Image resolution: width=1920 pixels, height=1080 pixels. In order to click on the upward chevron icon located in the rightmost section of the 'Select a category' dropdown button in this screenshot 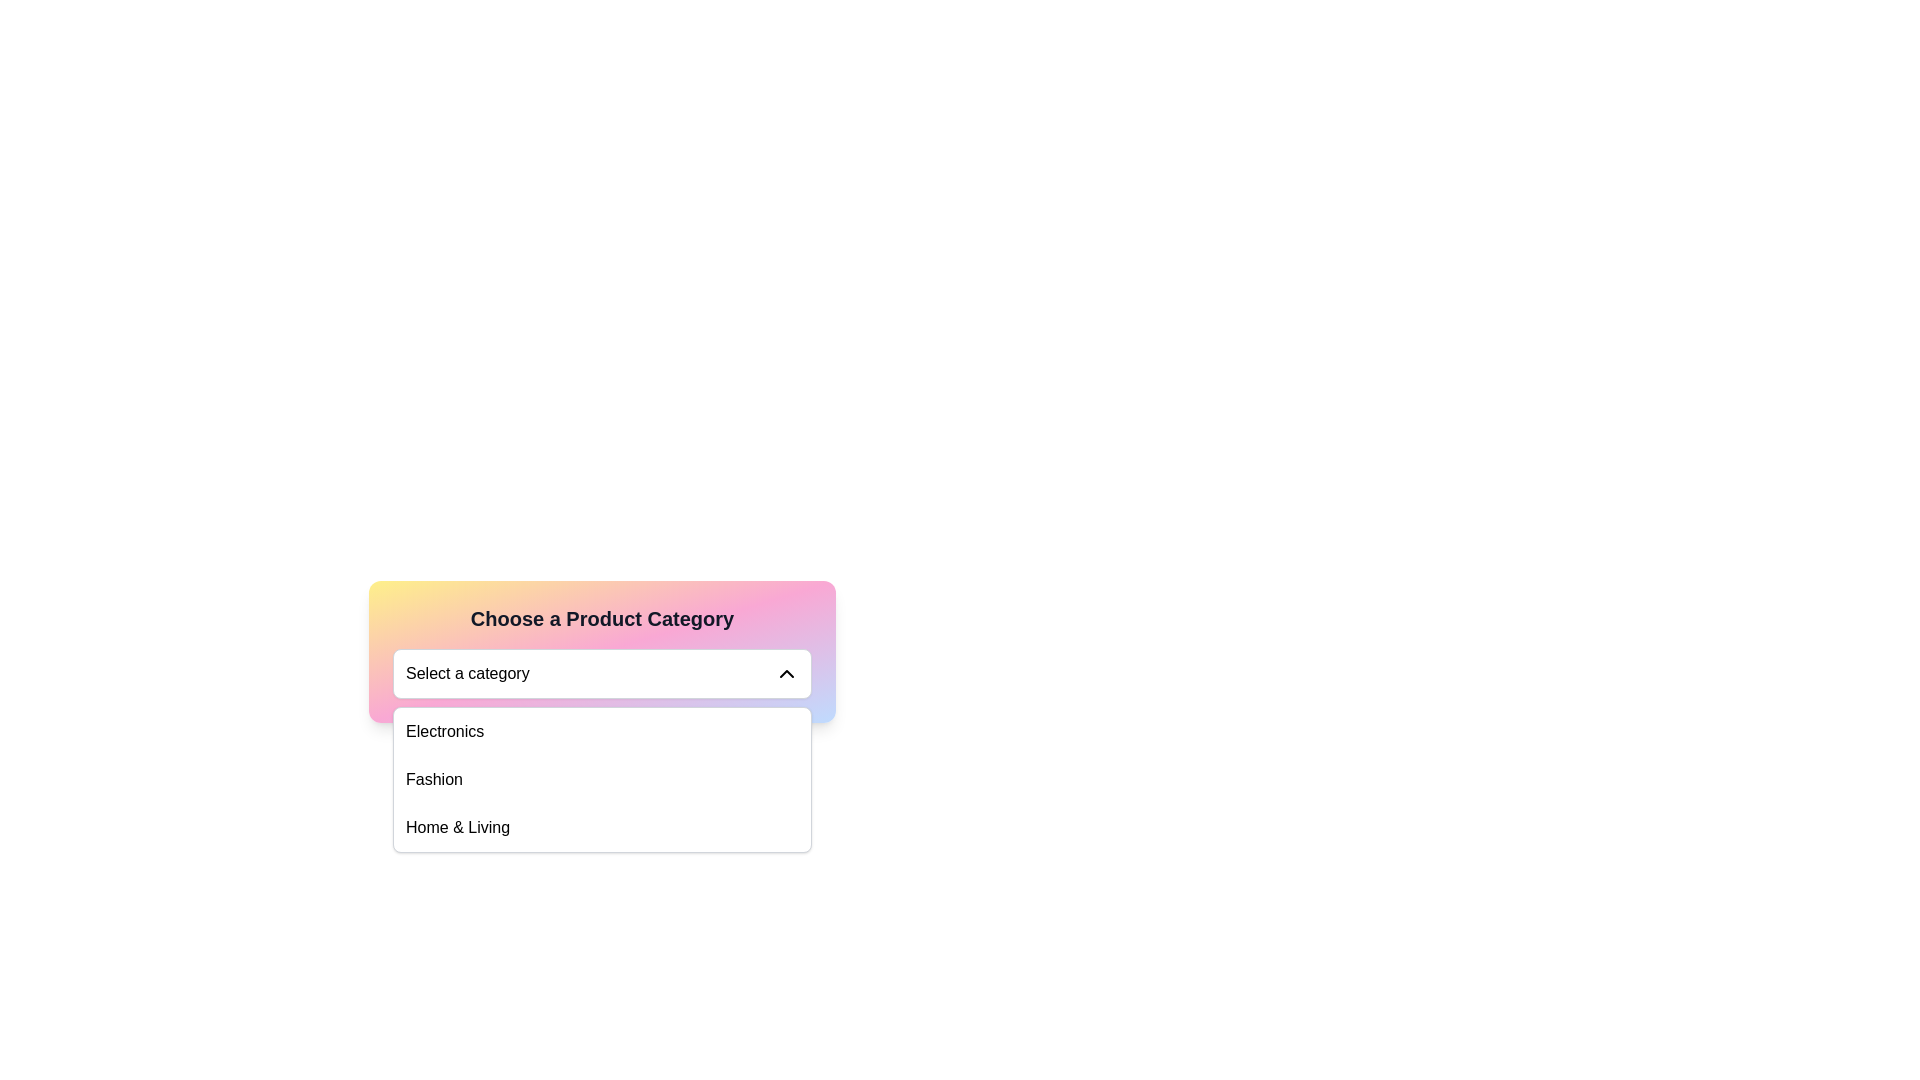, I will do `click(786, 674)`.